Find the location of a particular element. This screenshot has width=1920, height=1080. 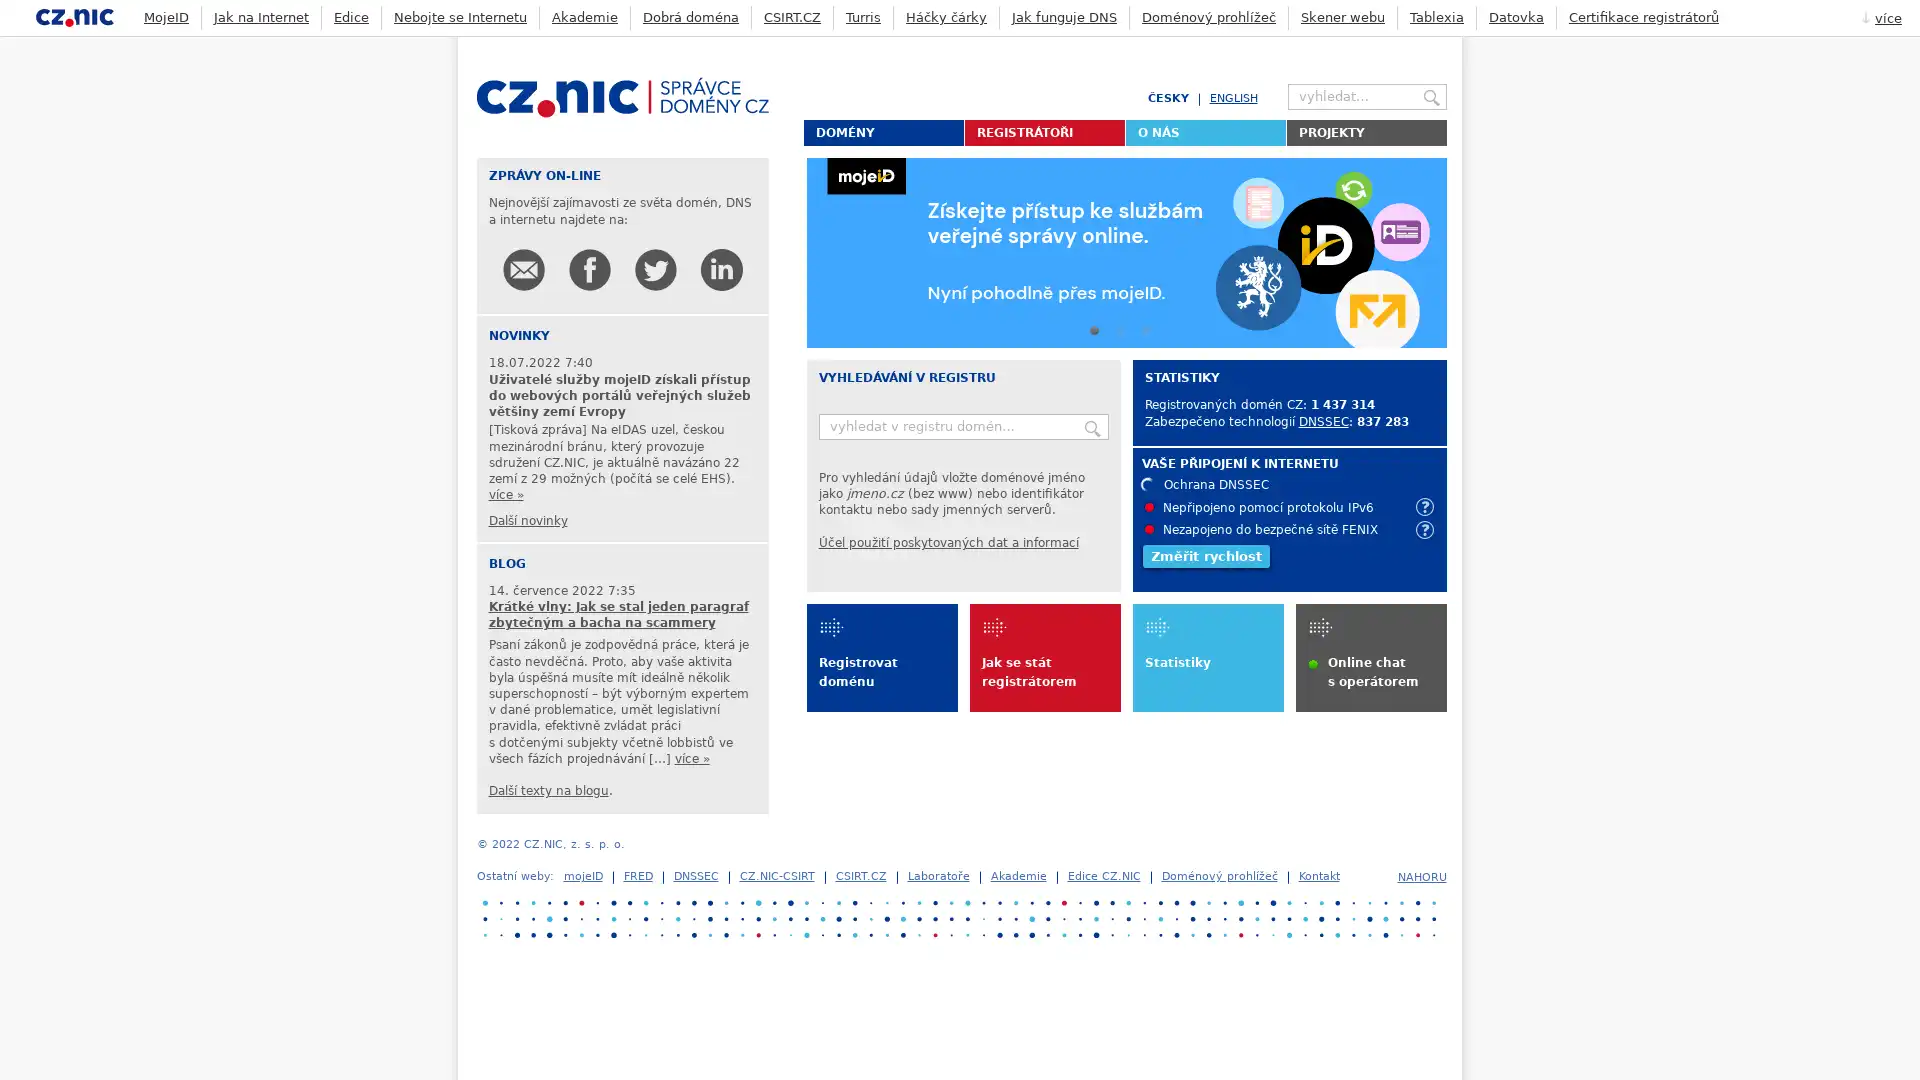

info is located at coordinates (1424, 505).